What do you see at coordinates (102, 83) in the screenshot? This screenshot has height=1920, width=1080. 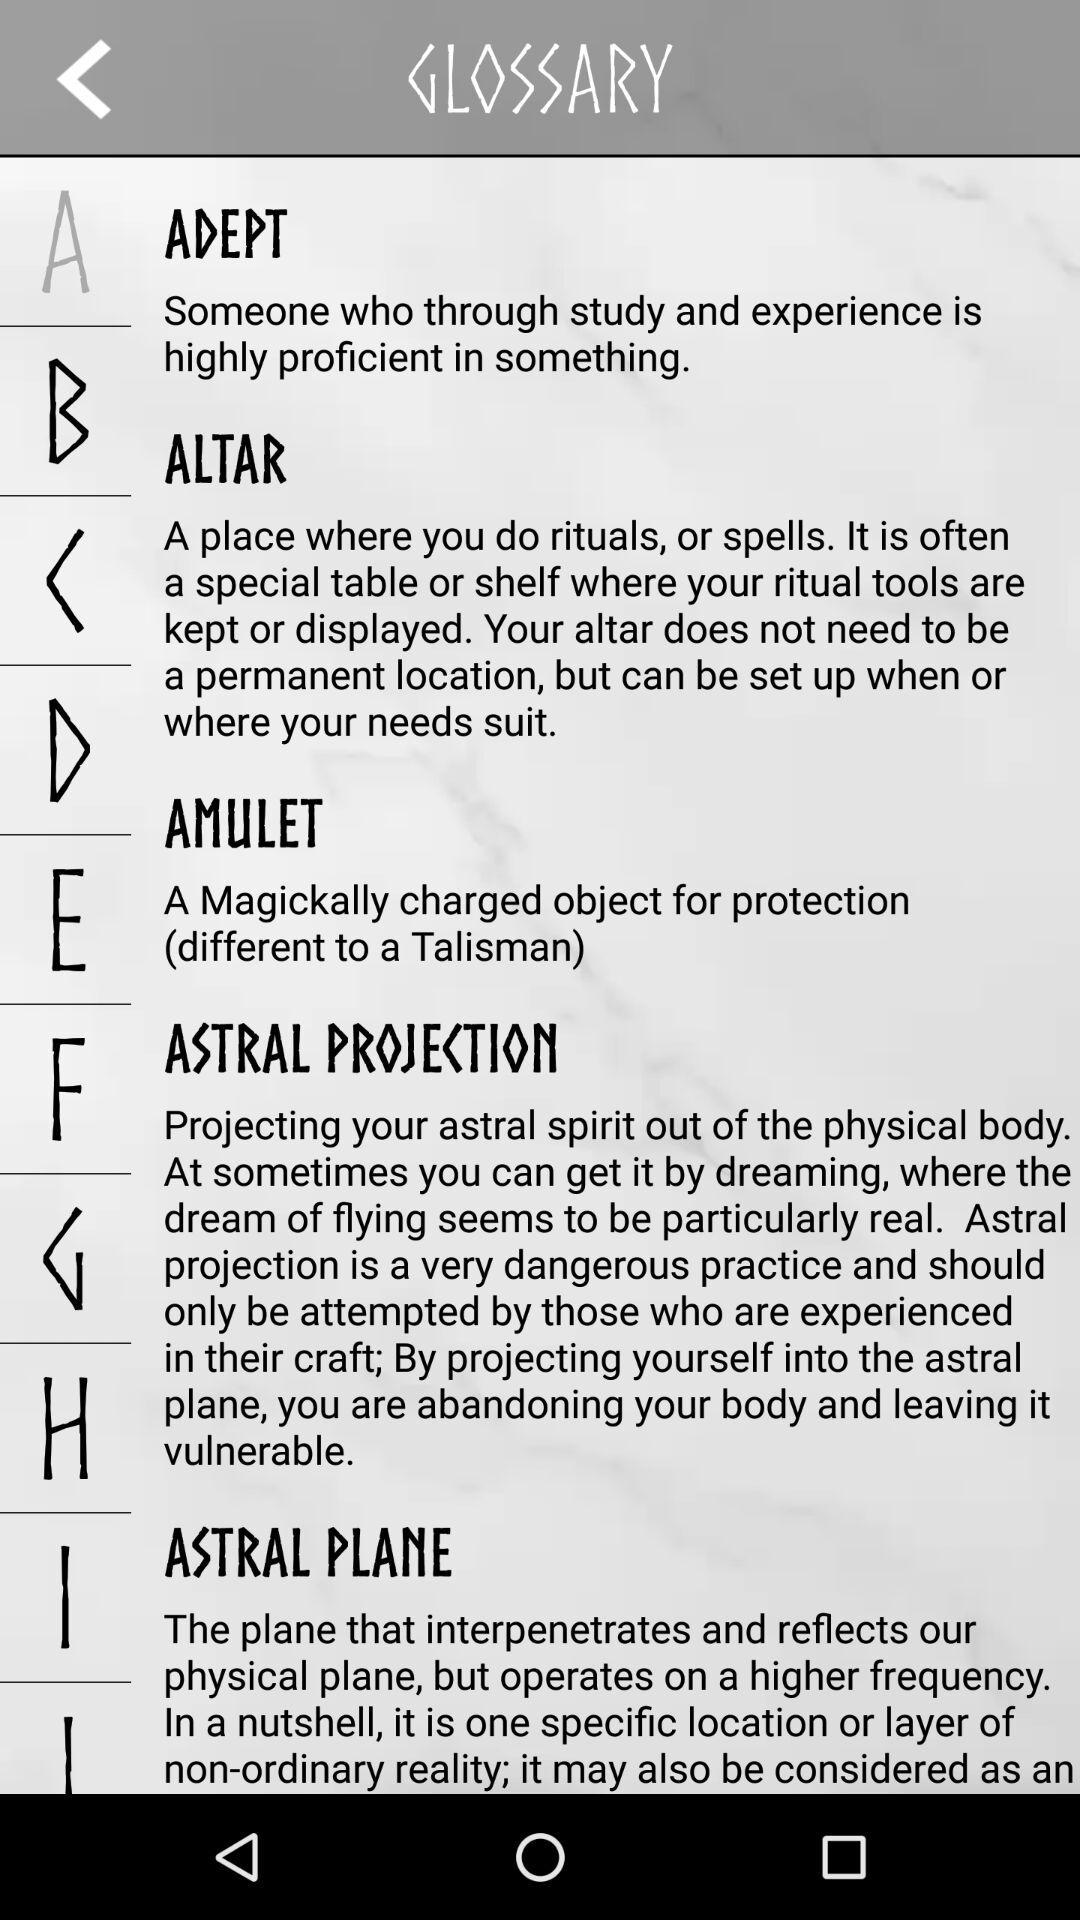 I see `the arrow_backward icon` at bounding box center [102, 83].